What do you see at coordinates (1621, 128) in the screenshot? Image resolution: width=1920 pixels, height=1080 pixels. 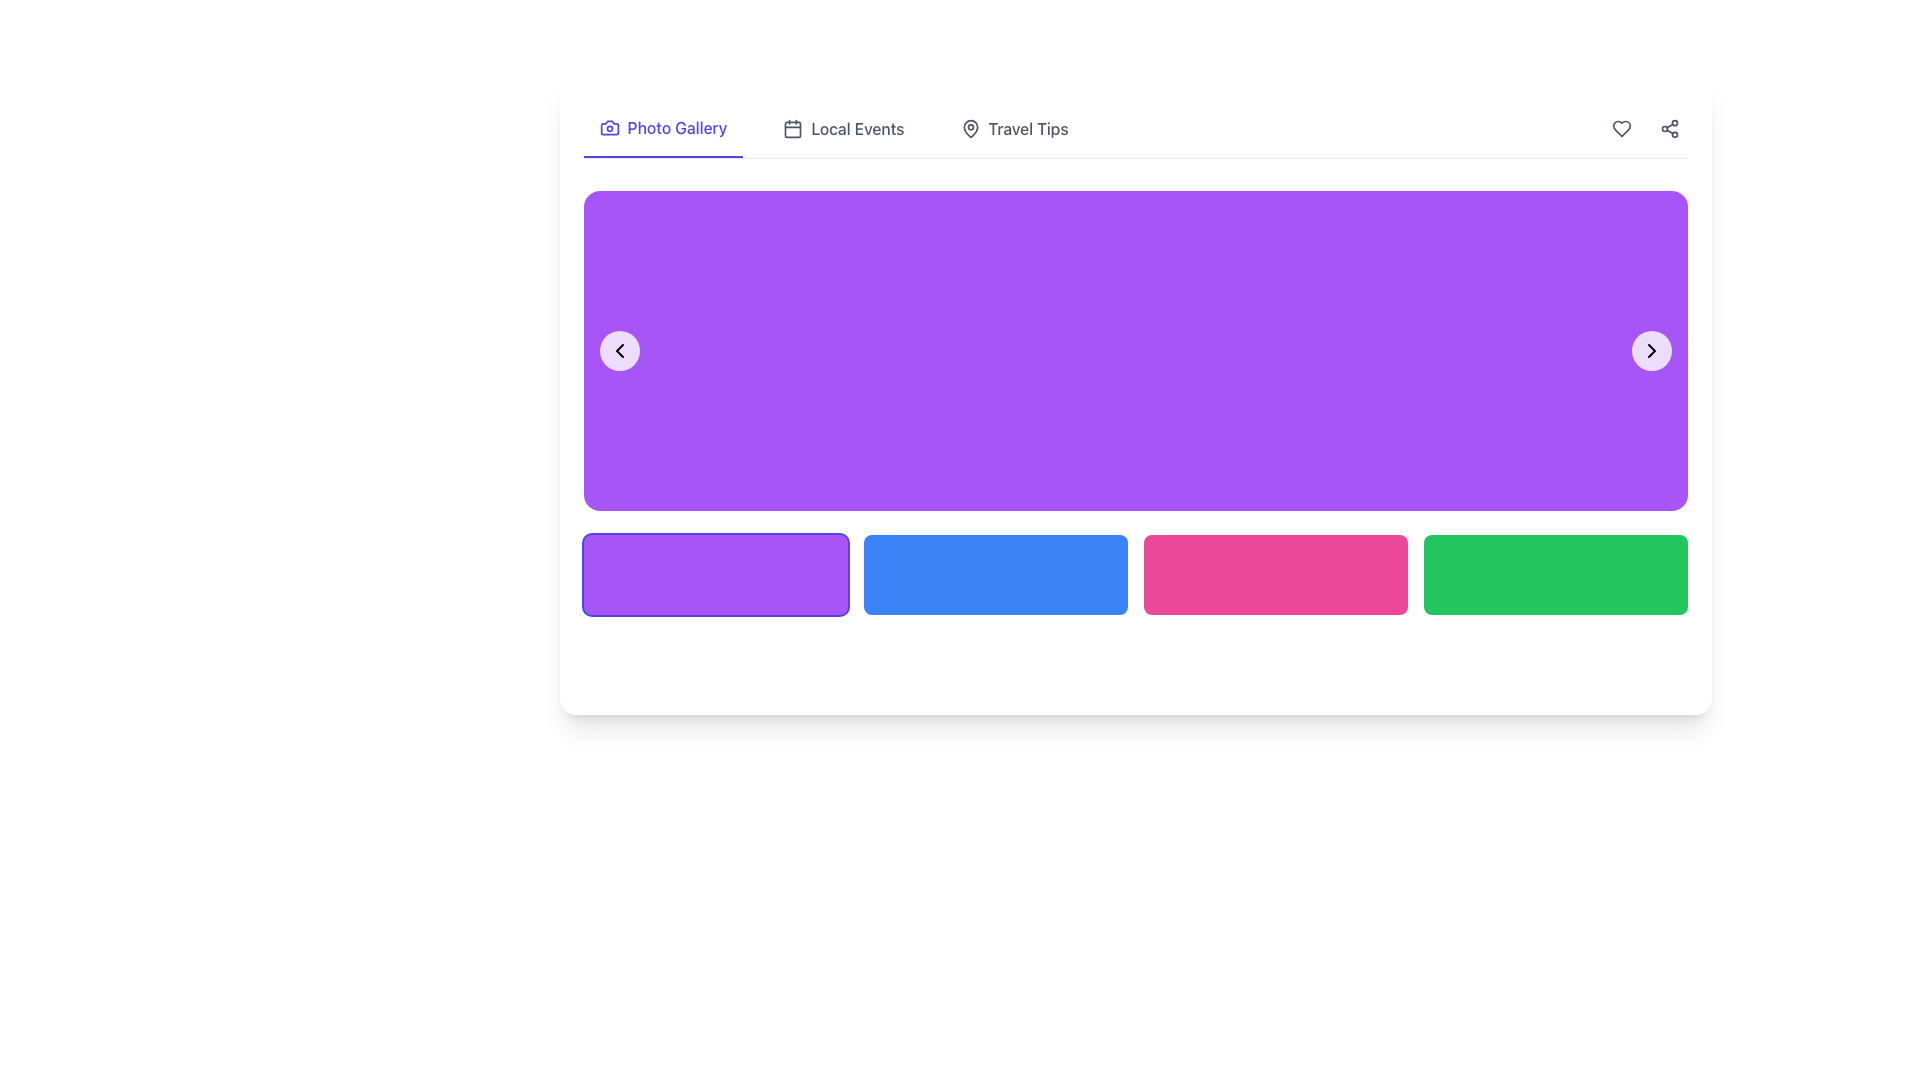 I see `the first interactive button in the top-right corner of the interface` at bounding box center [1621, 128].